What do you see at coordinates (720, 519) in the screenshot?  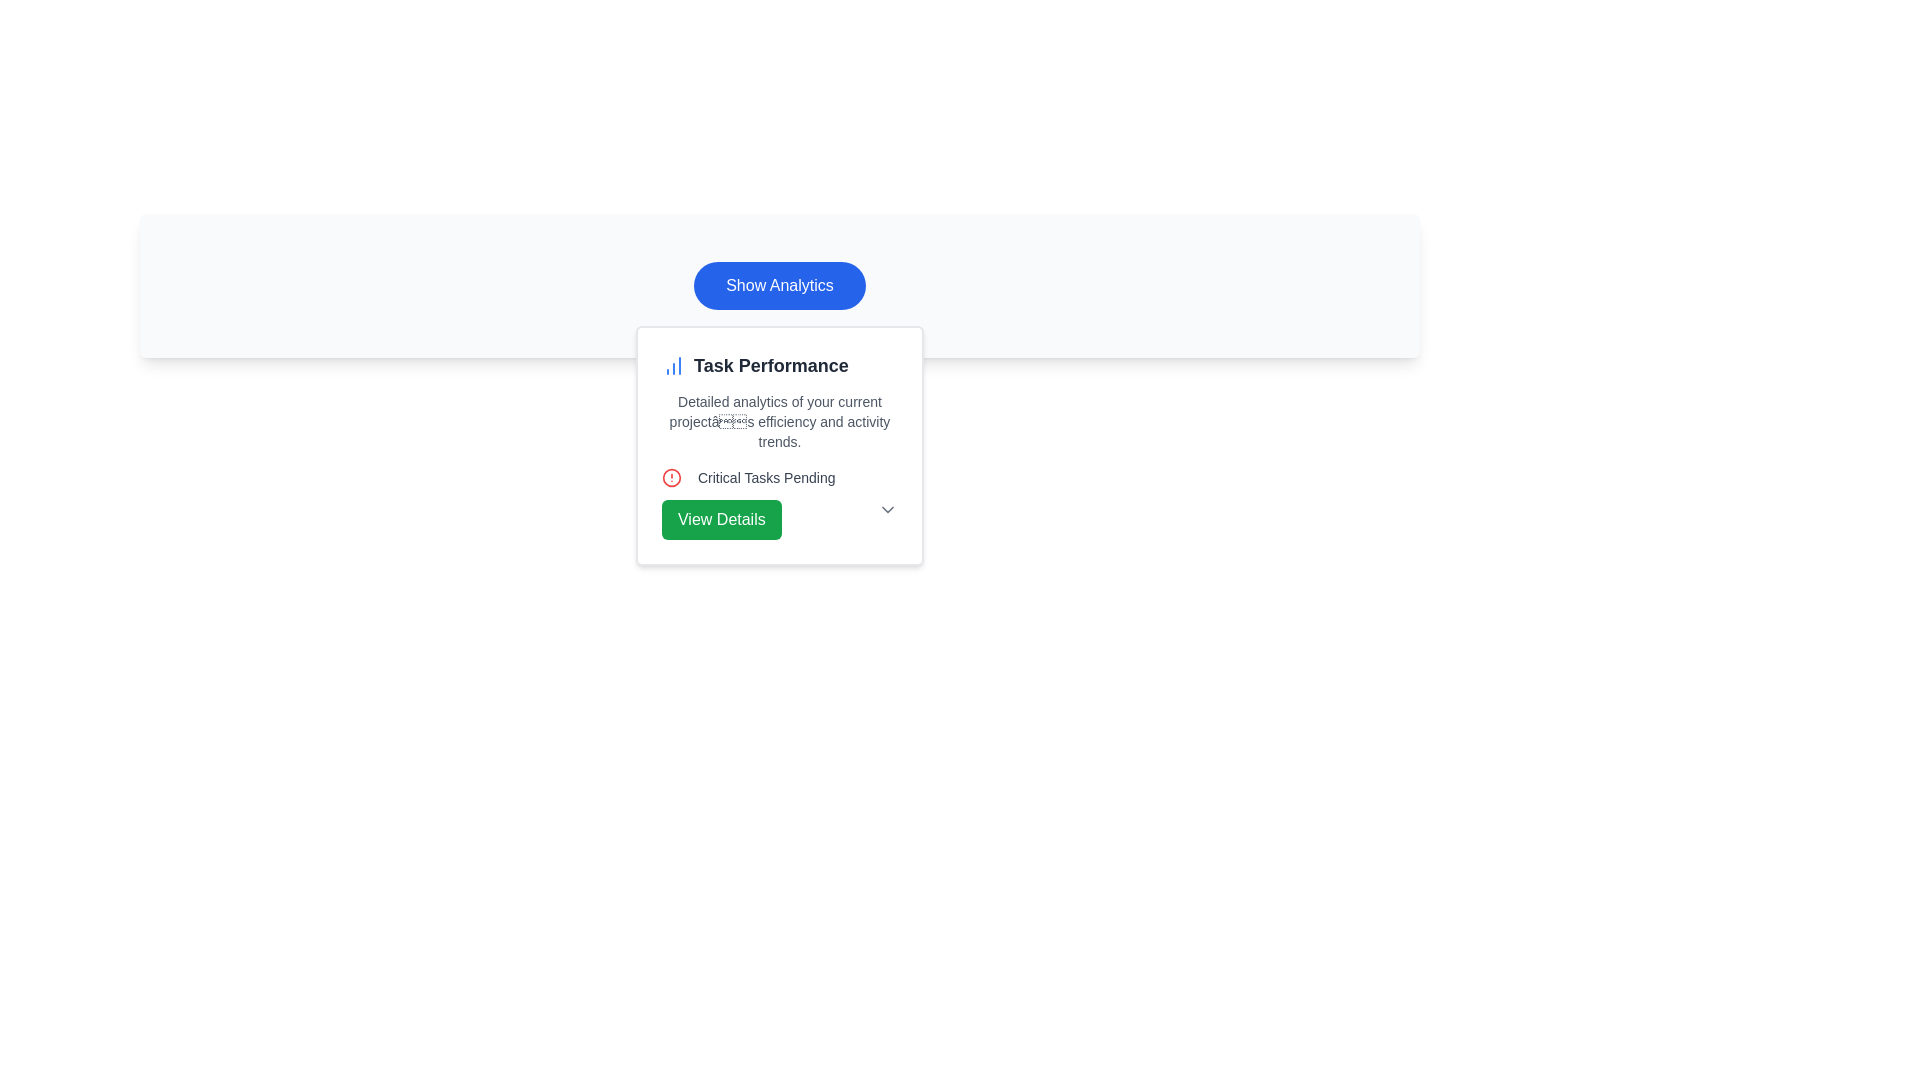 I see `the green rectangular button labeled 'View Details' located at the bottom of the 'Task Performance' card to initiate navigation` at bounding box center [720, 519].